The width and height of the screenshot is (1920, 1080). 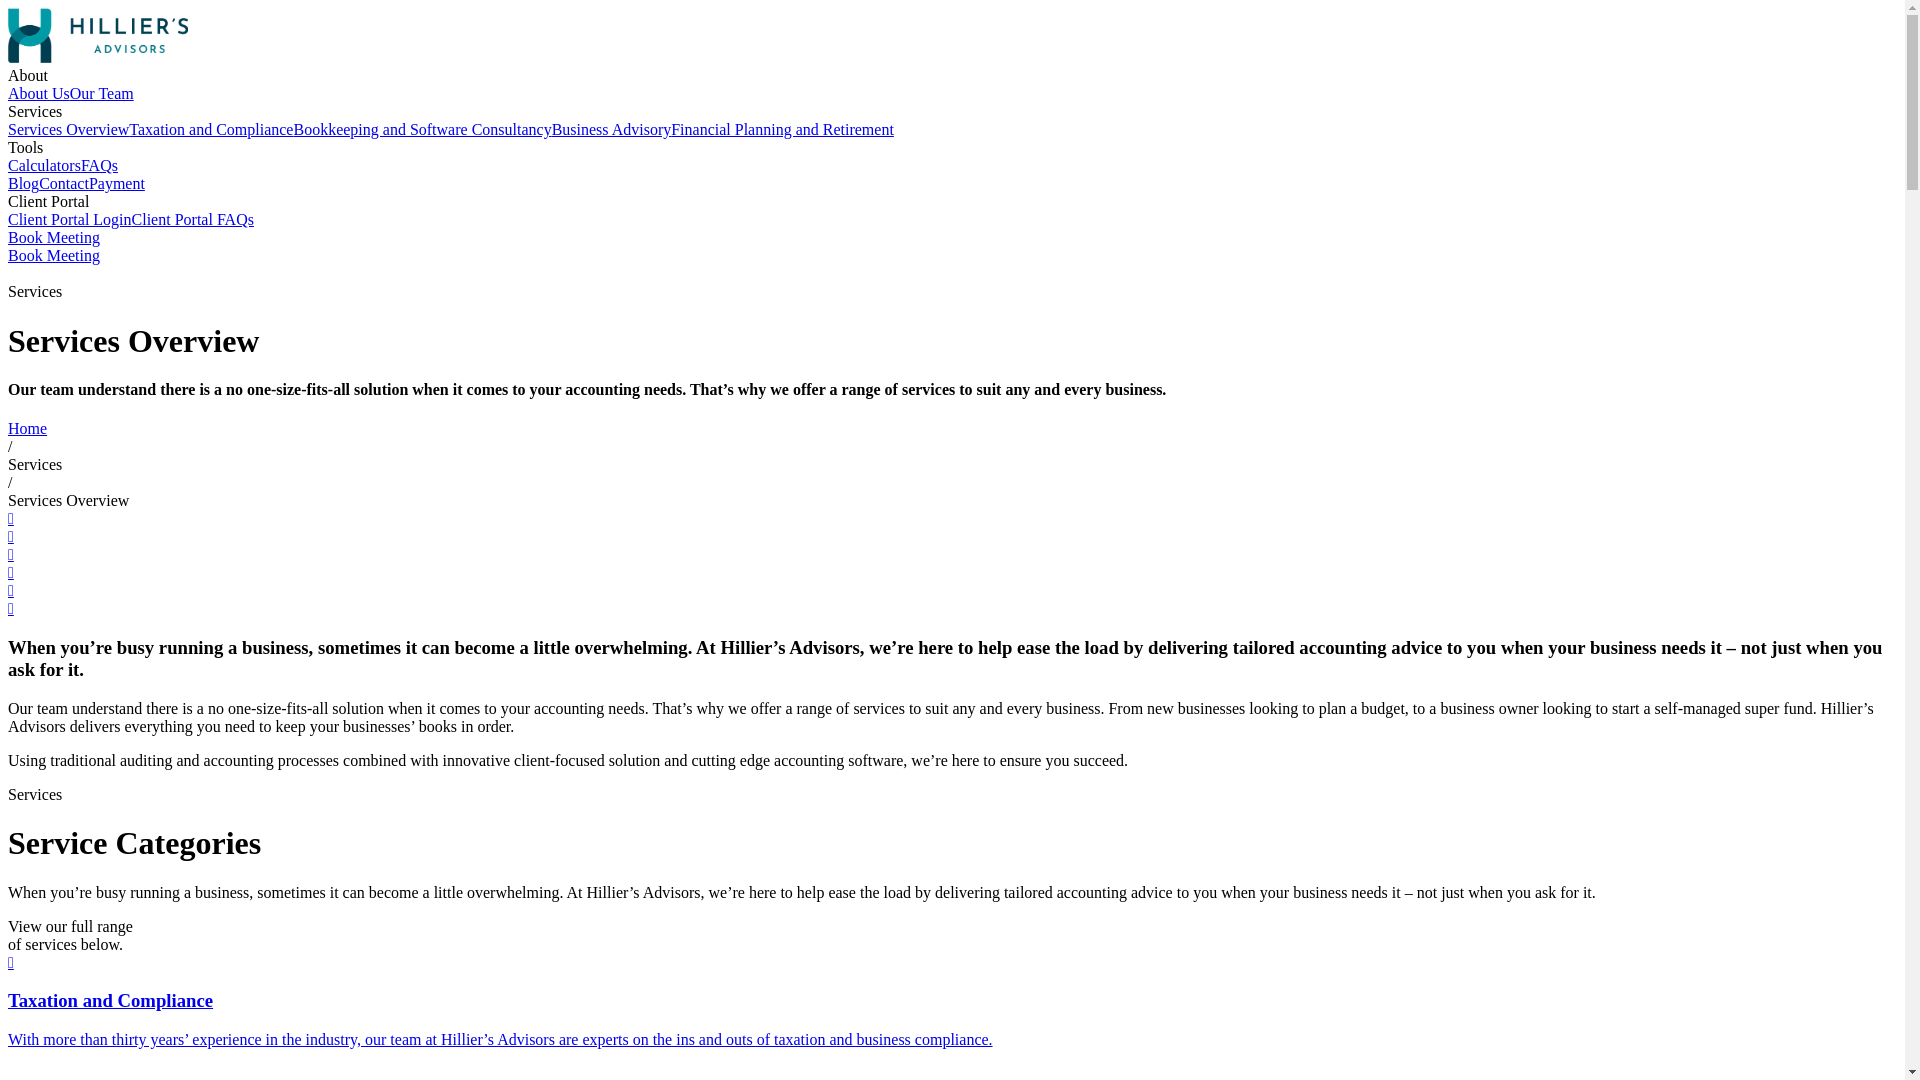 What do you see at coordinates (70, 219) in the screenshot?
I see `'Client Portal Login'` at bounding box center [70, 219].